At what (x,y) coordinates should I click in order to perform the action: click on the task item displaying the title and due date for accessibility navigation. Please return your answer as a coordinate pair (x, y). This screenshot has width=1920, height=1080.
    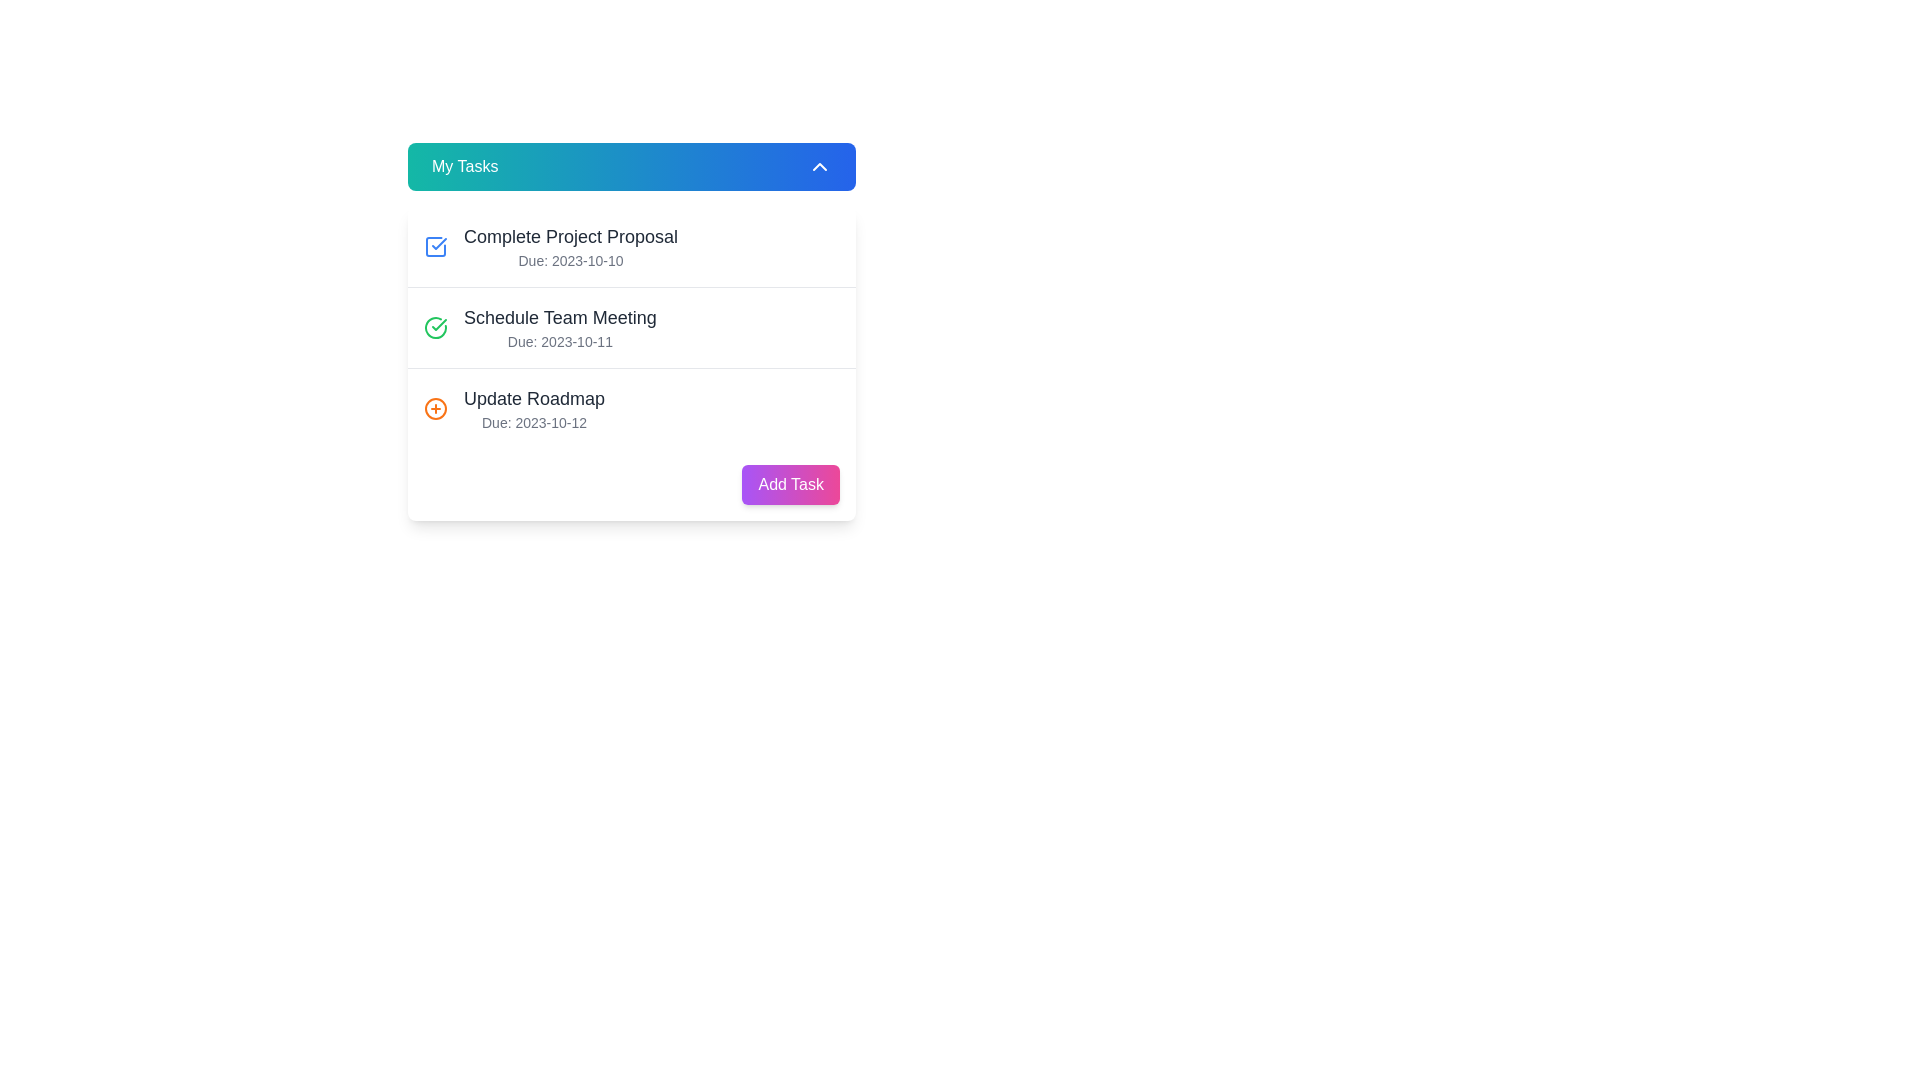
    Looking at the image, I should click on (534, 407).